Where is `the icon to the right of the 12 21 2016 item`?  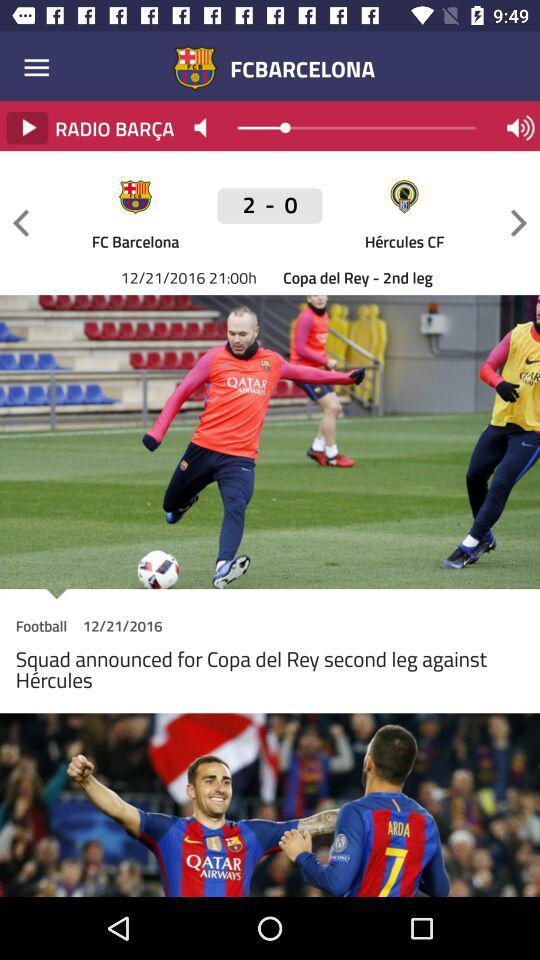 the icon to the right of the 12 21 2016 item is located at coordinates (270, 216).